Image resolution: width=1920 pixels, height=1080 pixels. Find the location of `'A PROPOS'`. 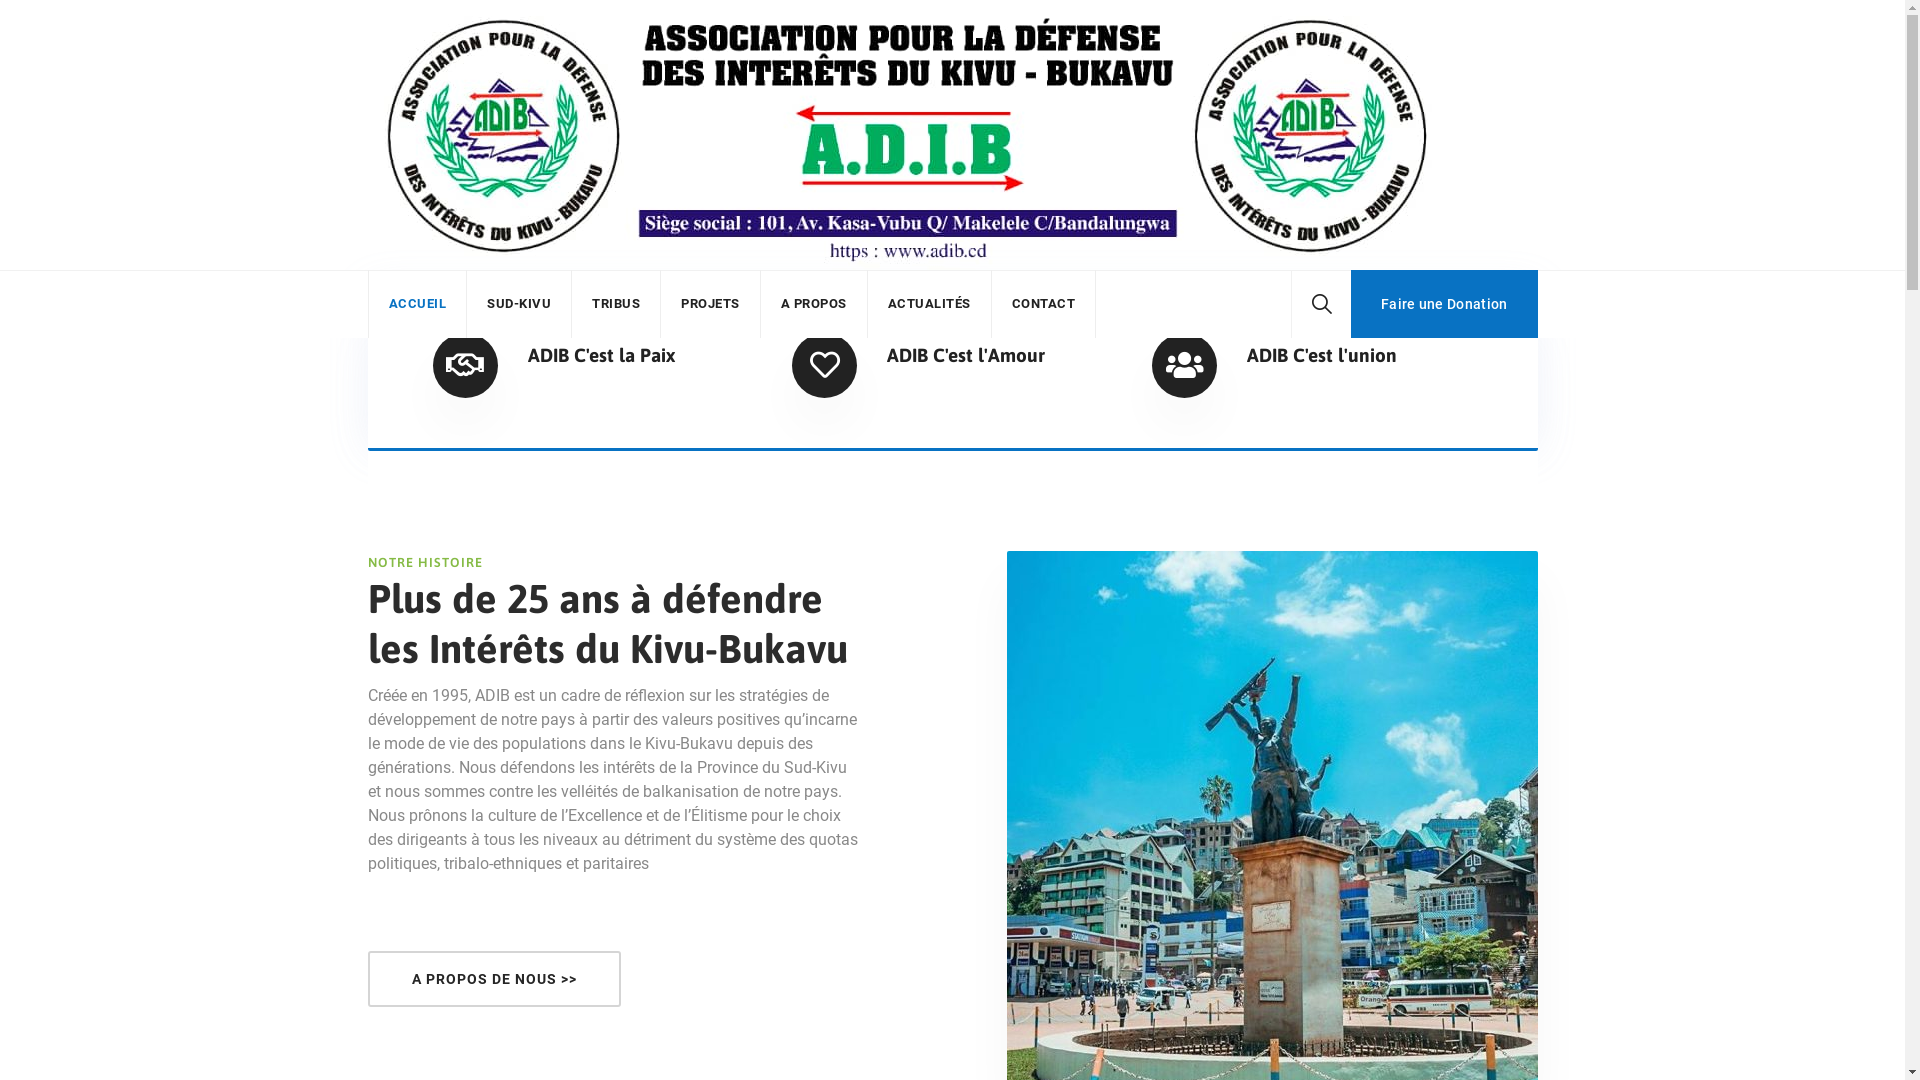

'A PROPOS' is located at coordinates (778, 304).